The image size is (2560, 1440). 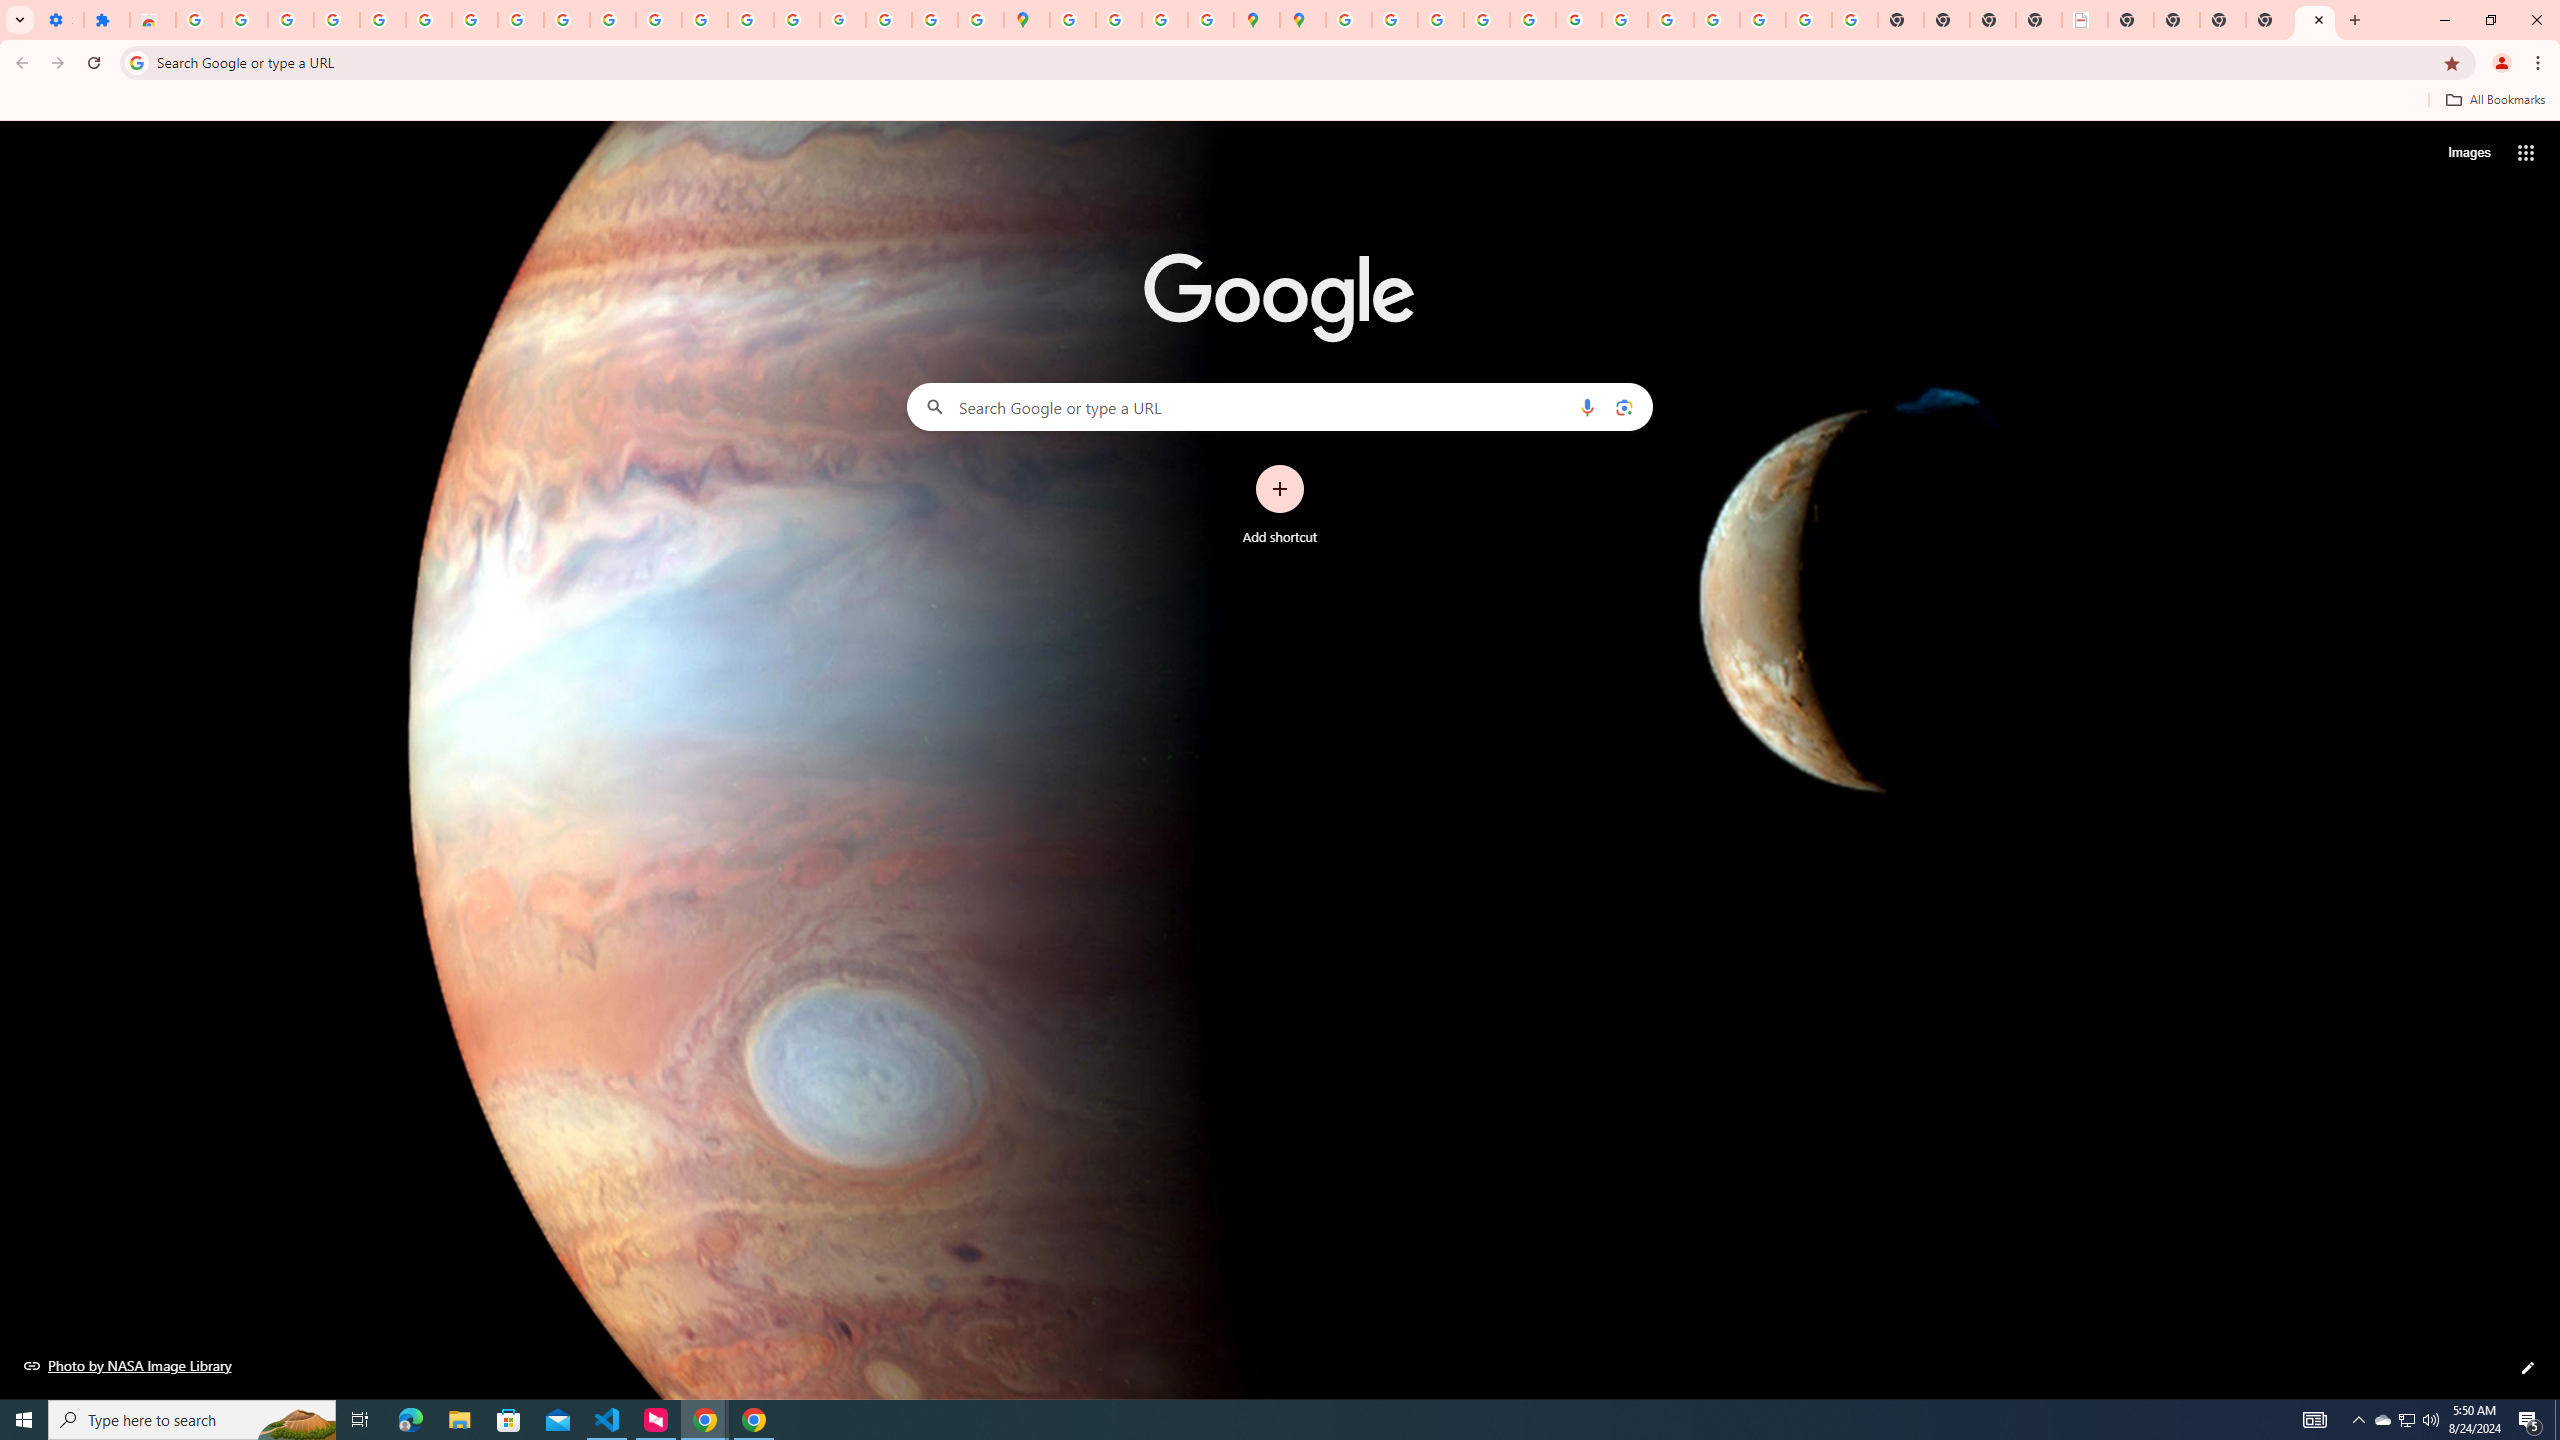 What do you see at coordinates (1586, 405) in the screenshot?
I see `'Search by voice'` at bounding box center [1586, 405].